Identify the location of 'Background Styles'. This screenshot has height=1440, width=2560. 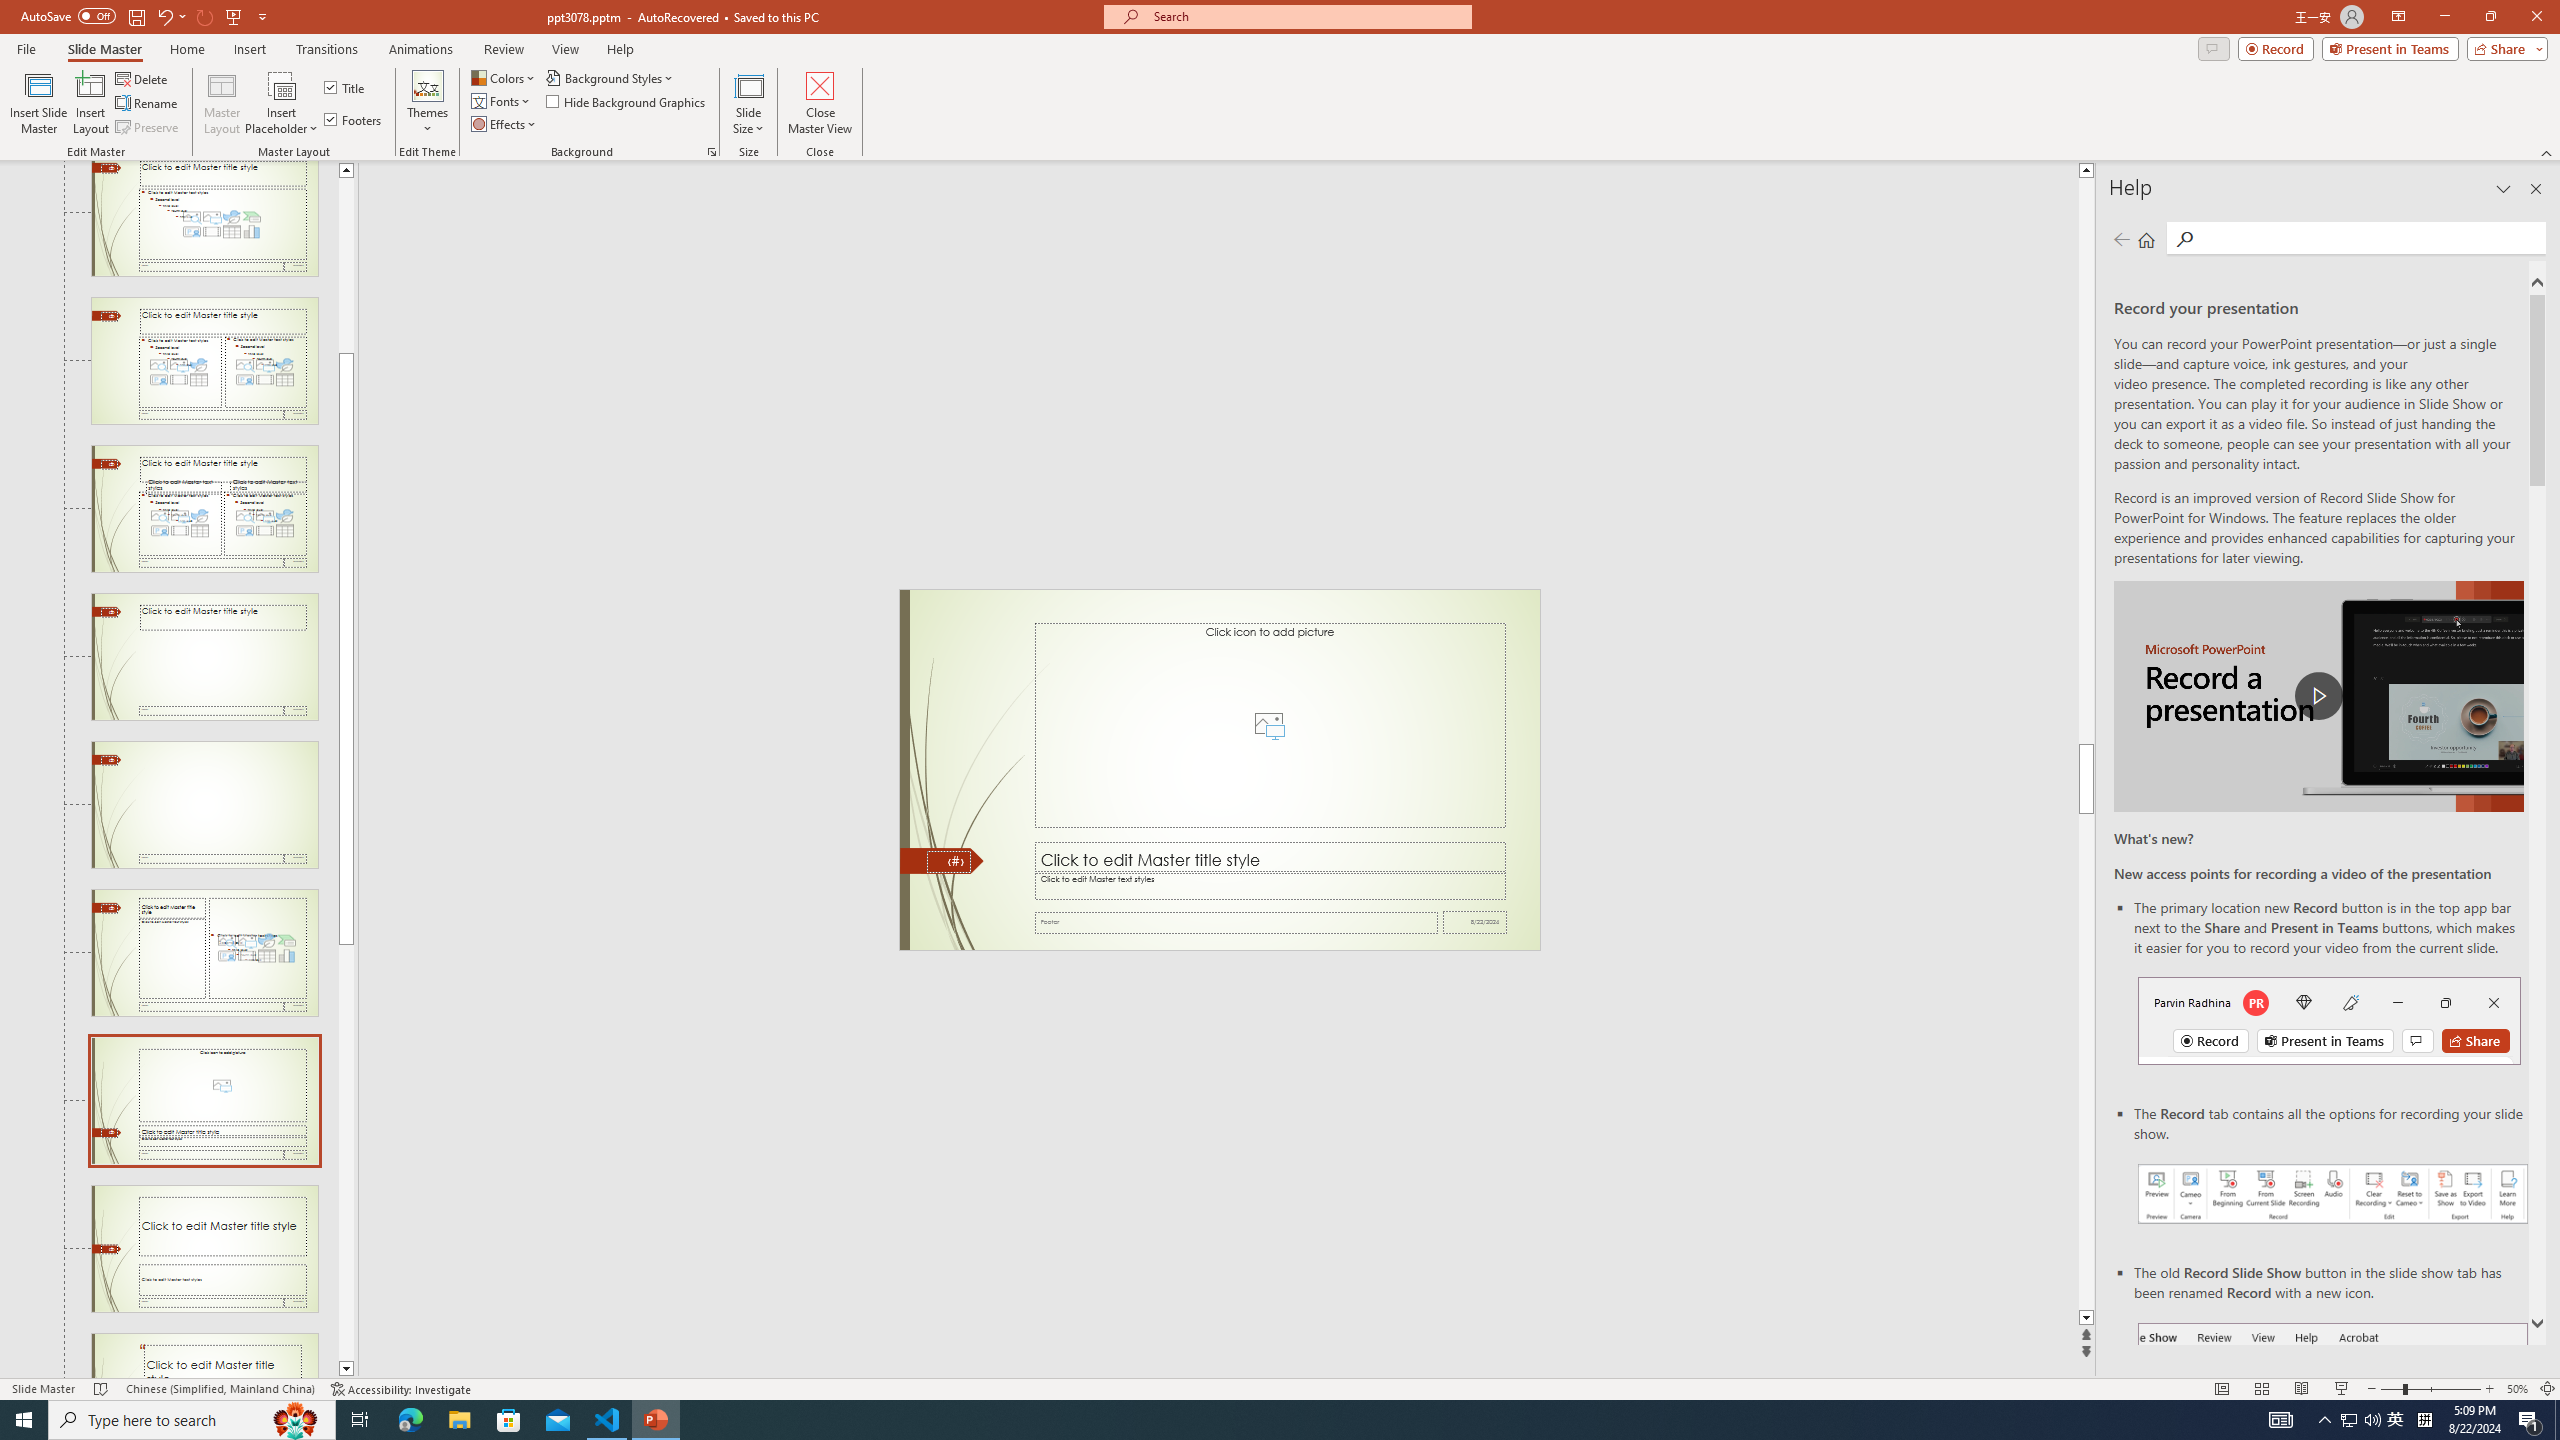
(611, 77).